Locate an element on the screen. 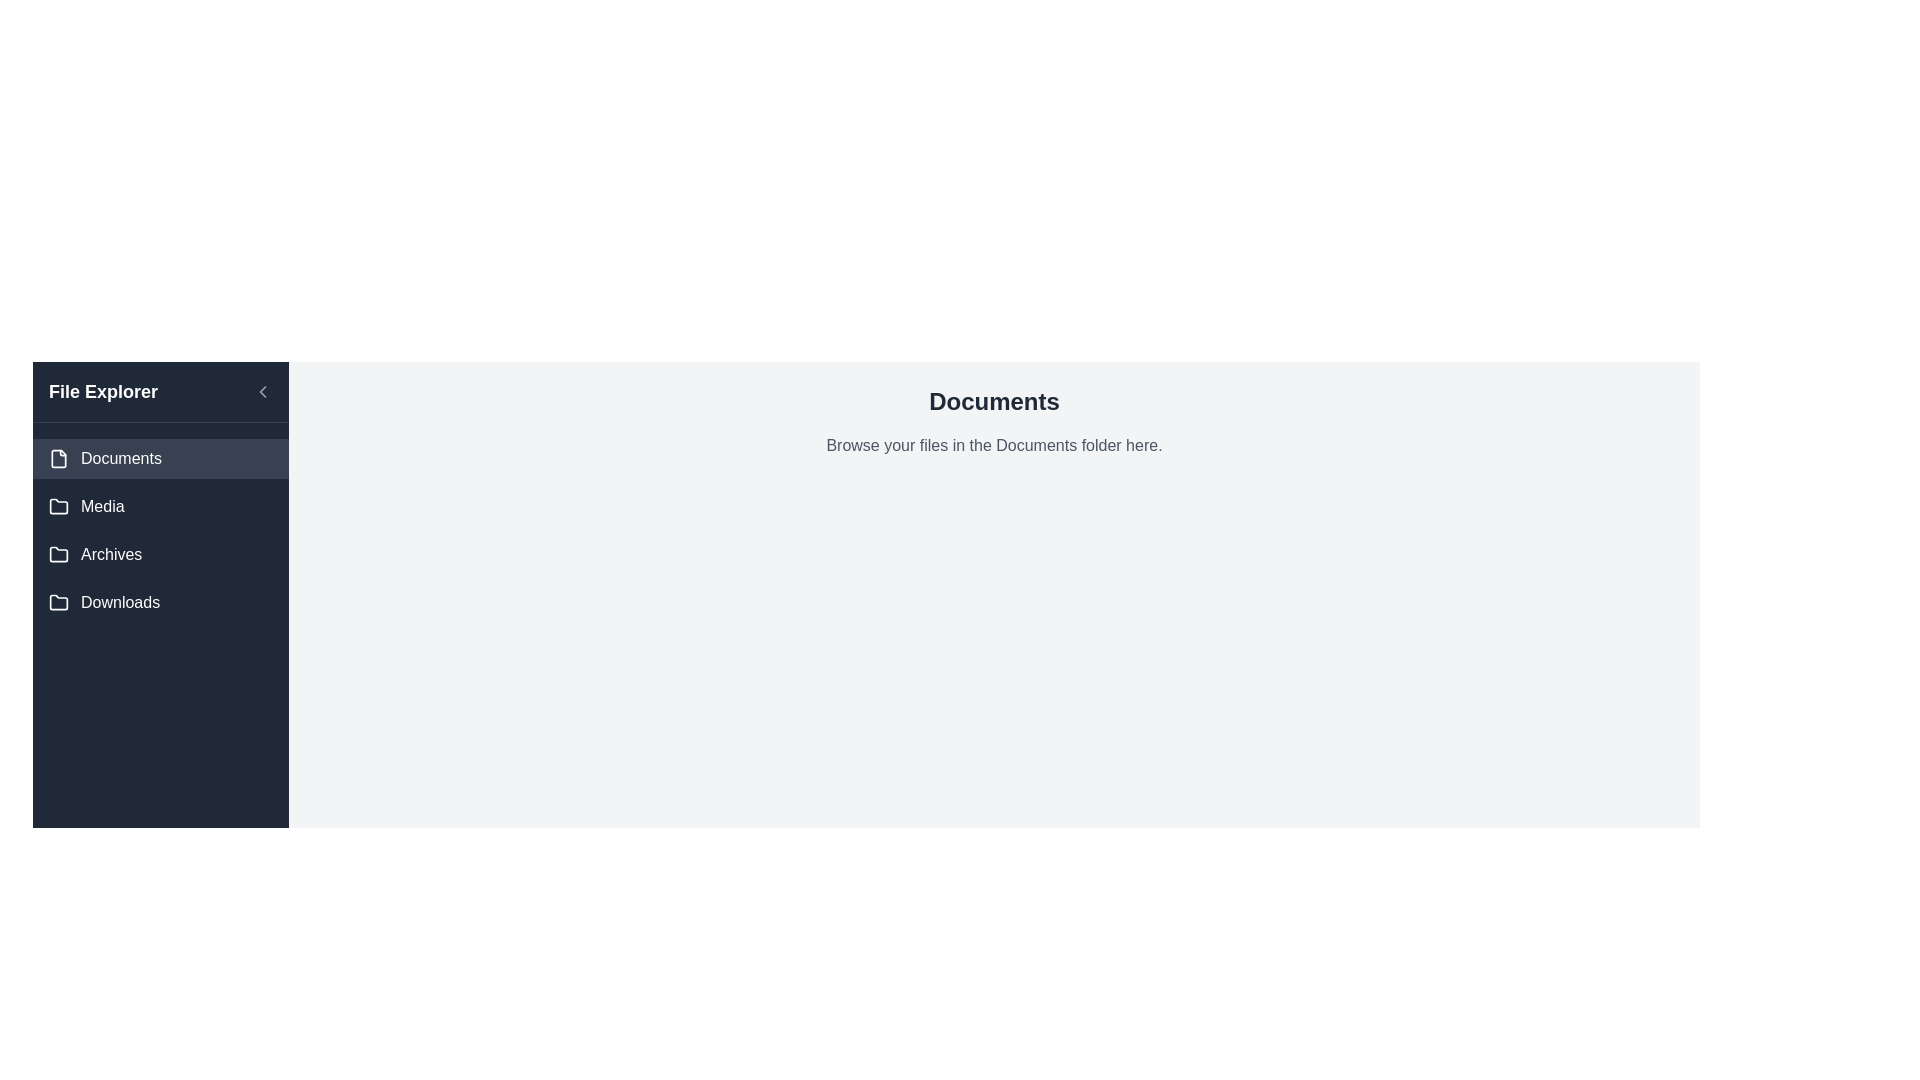 Image resolution: width=1920 pixels, height=1080 pixels. the 'Archives' label adjacent to the folder icon in the 'File Explorer' sidebar is located at coordinates (58, 555).